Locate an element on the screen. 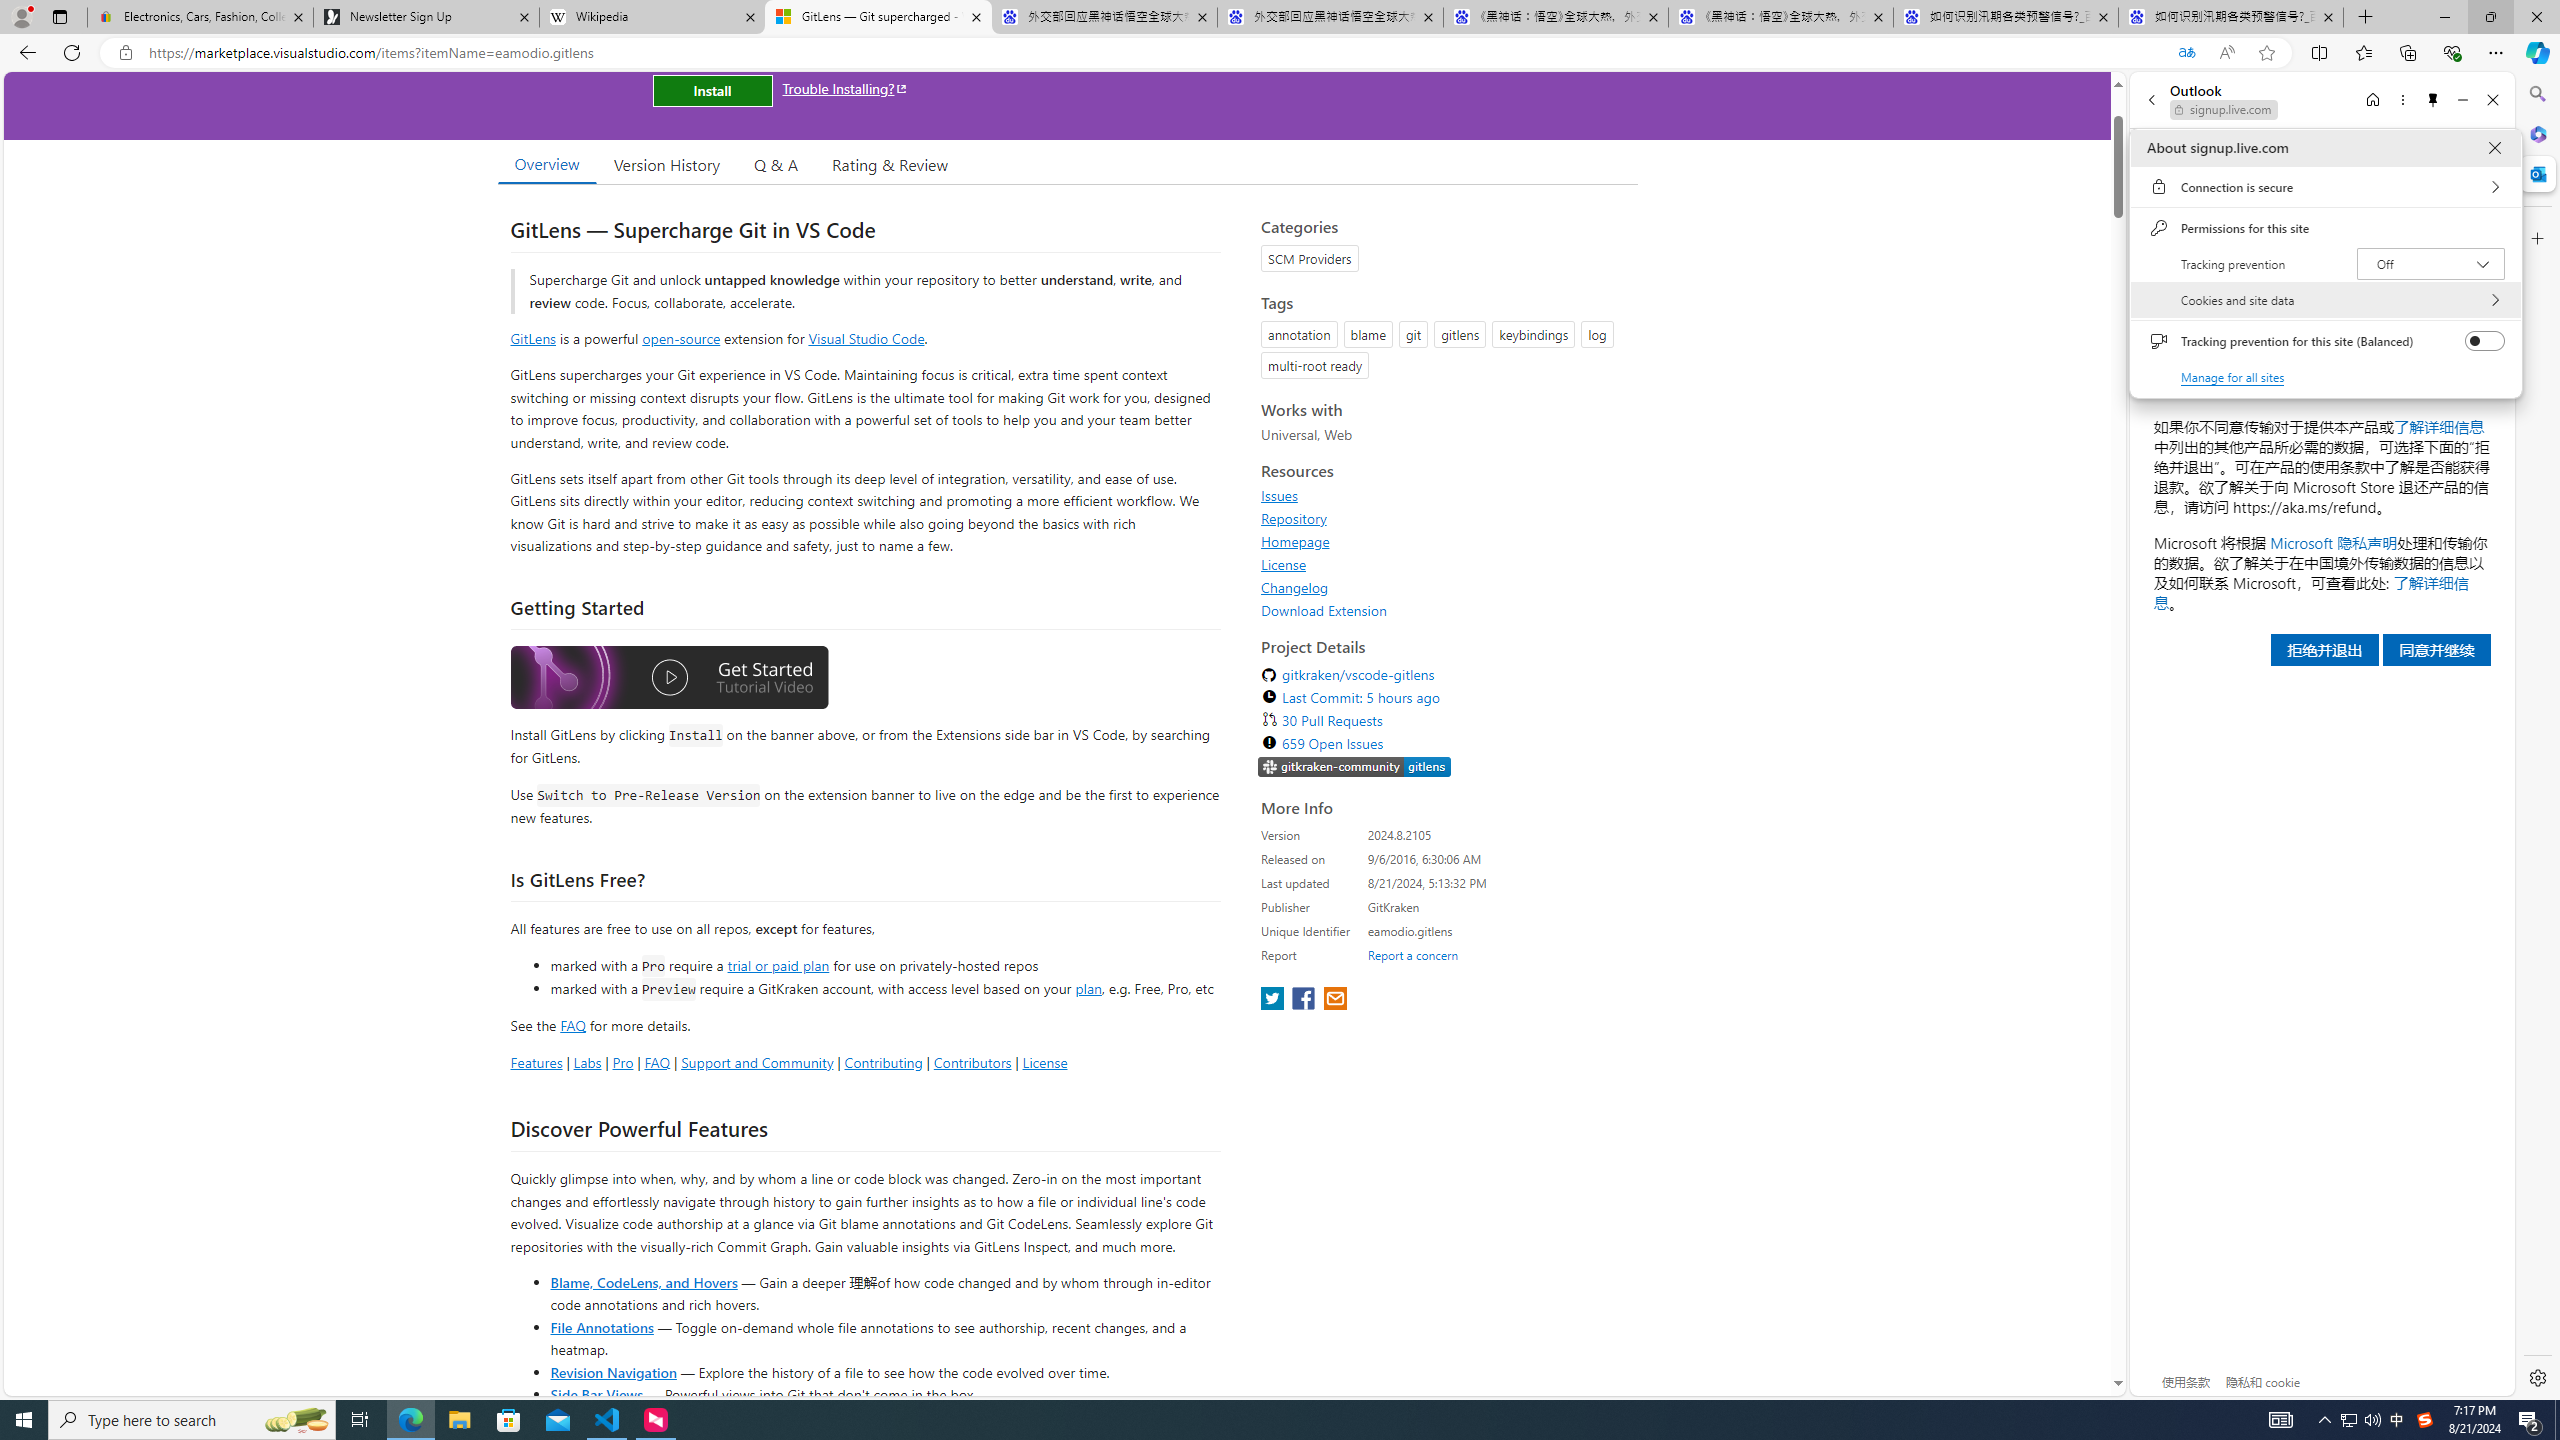 Image resolution: width=2560 pixels, height=1440 pixels. 'Microsoft Edge - 1 running window' is located at coordinates (409, 1418).